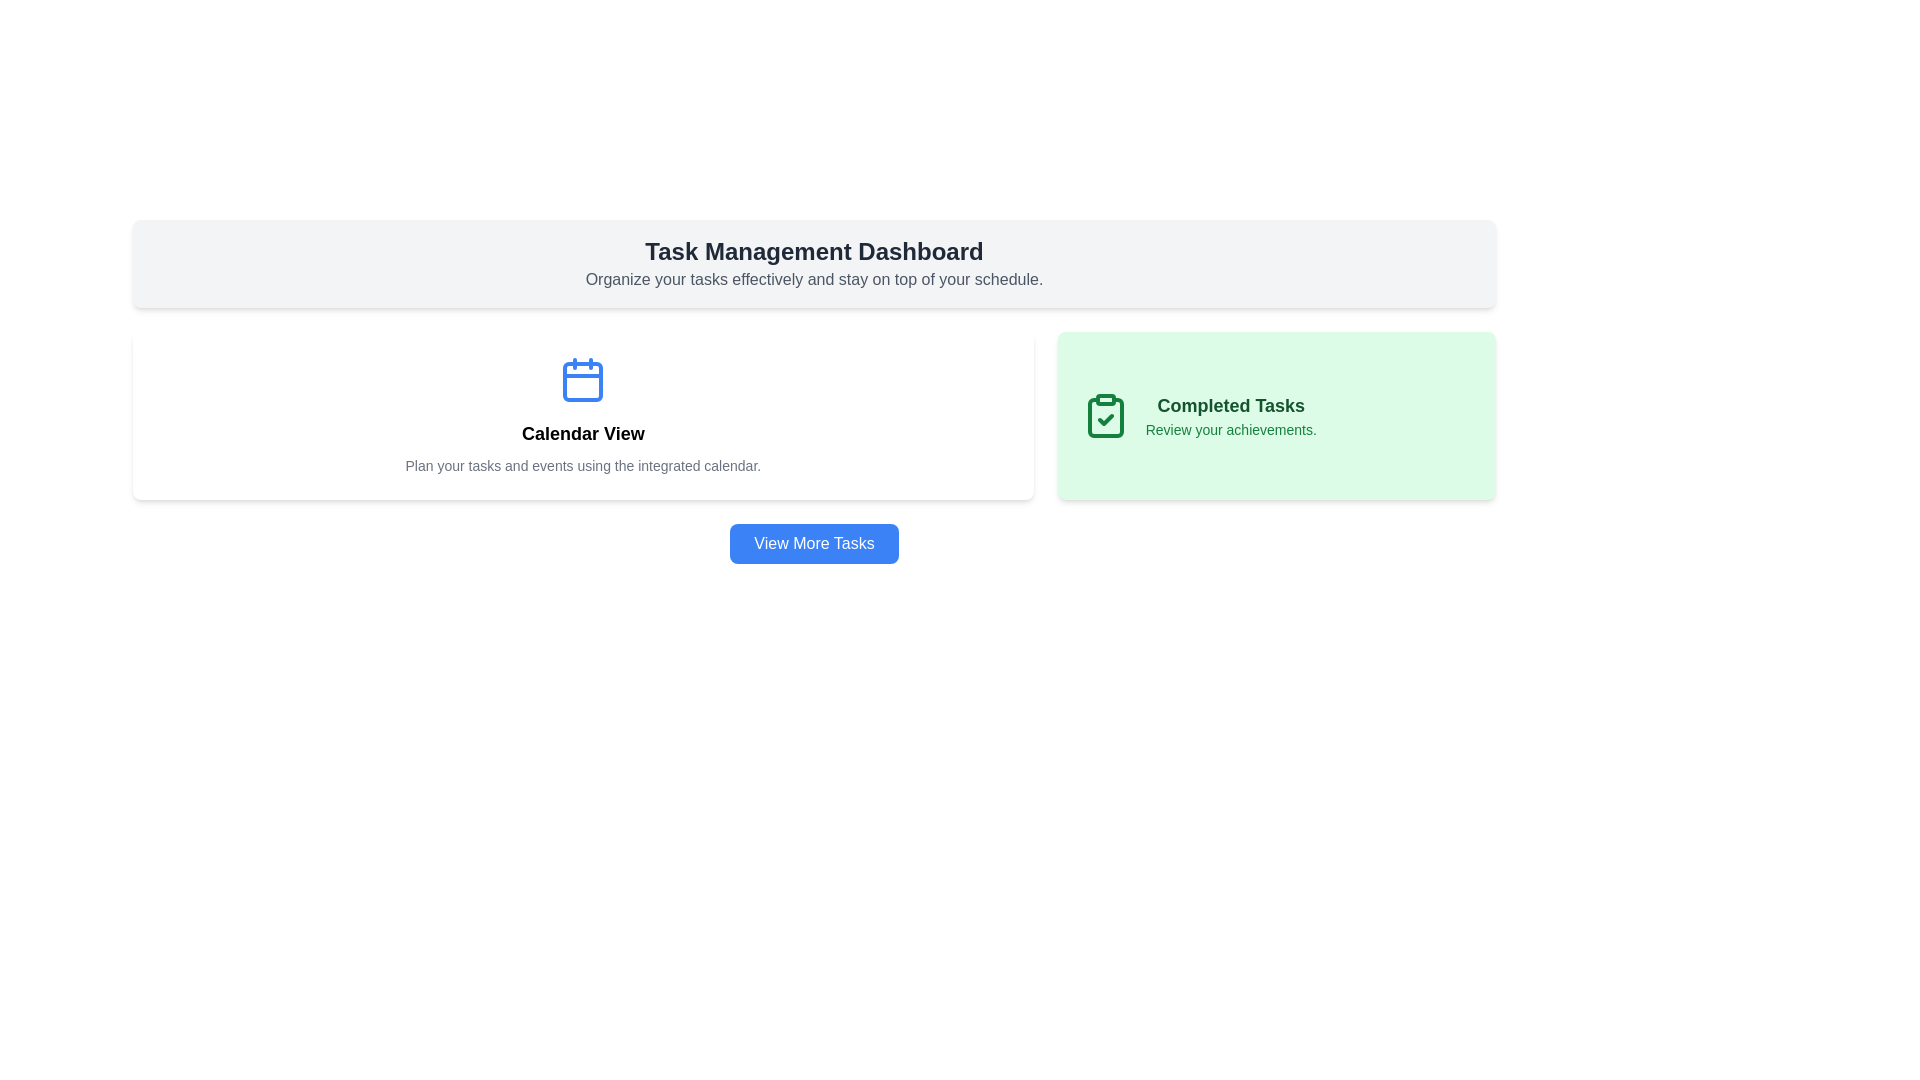 Image resolution: width=1920 pixels, height=1080 pixels. What do you see at coordinates (814, 543) in the screenshot?
I see `the navigation button located below 'Calendar View' and 'Completed Tasks' to observe potential styling changes` at bounding box center [814, 543].